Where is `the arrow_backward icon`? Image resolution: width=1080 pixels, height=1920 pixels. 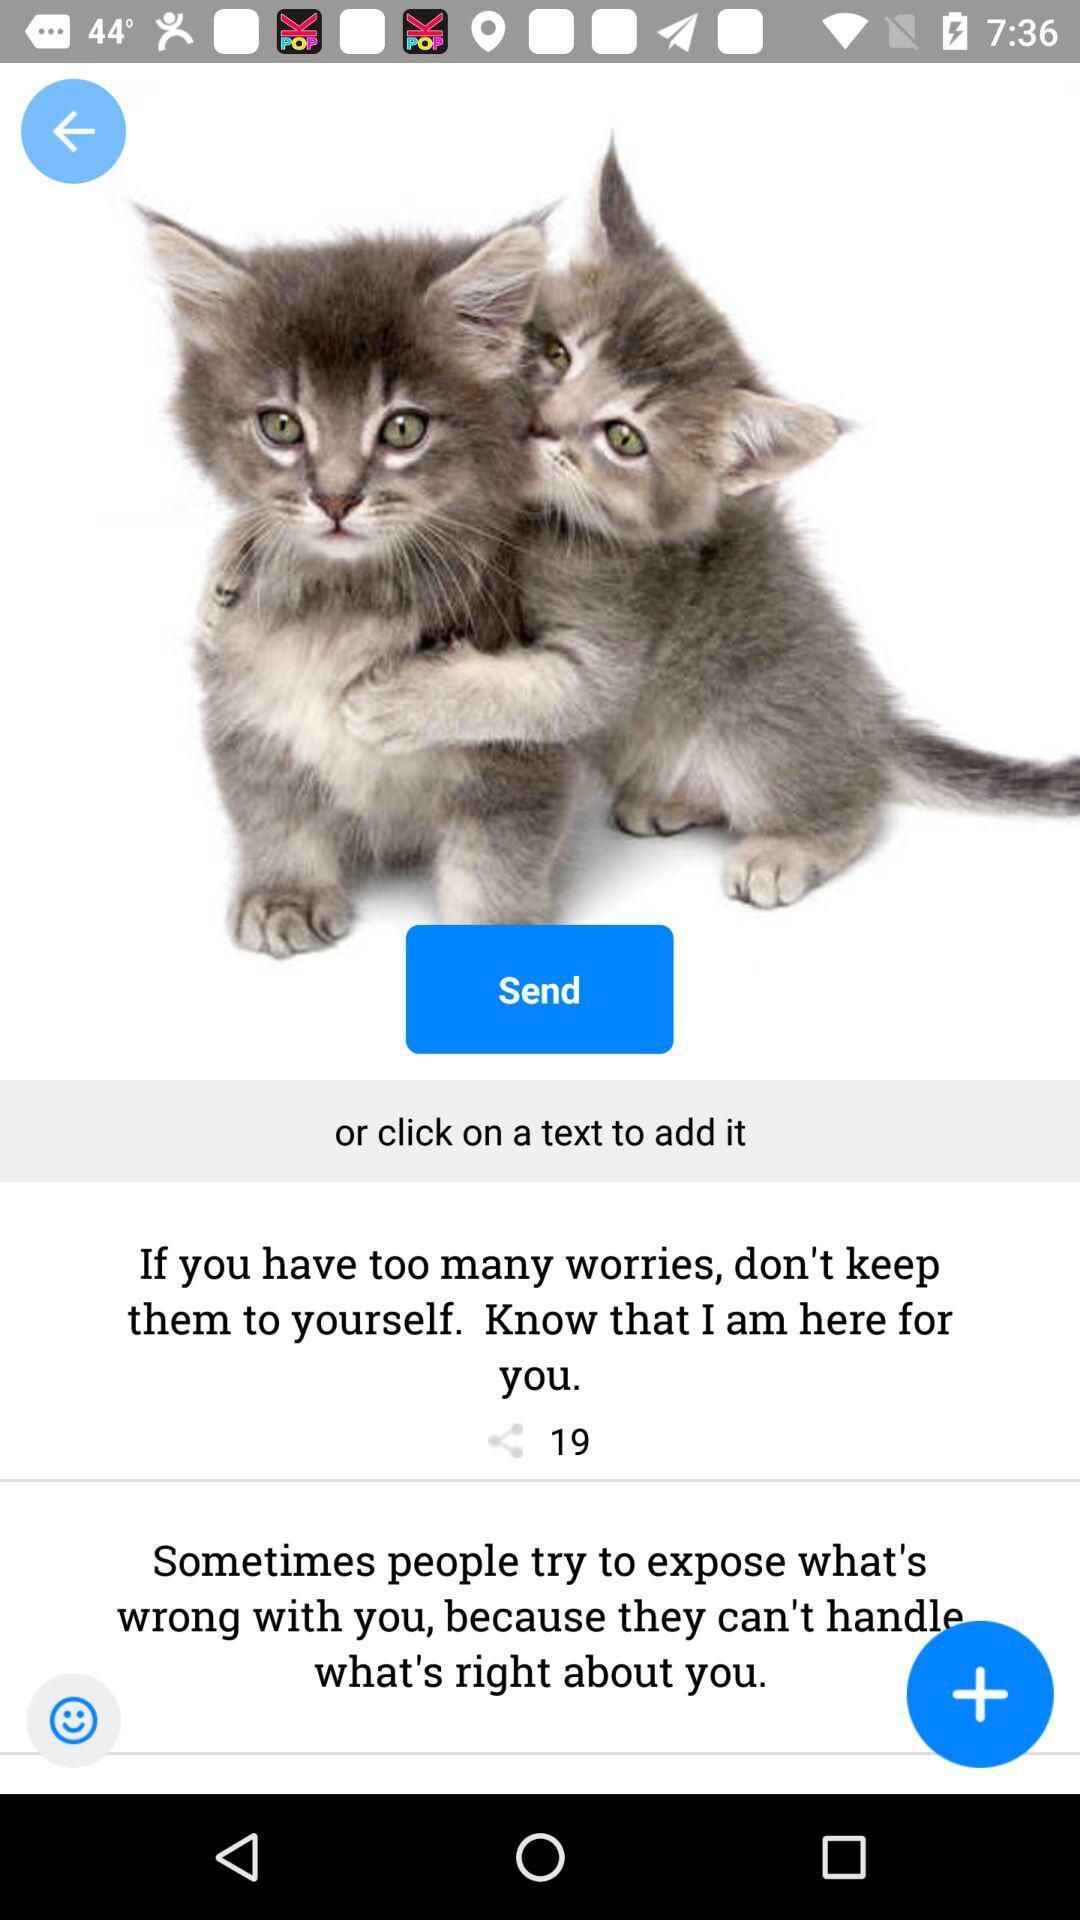 the arrow_backward icon is located at coordinates (72, 130).